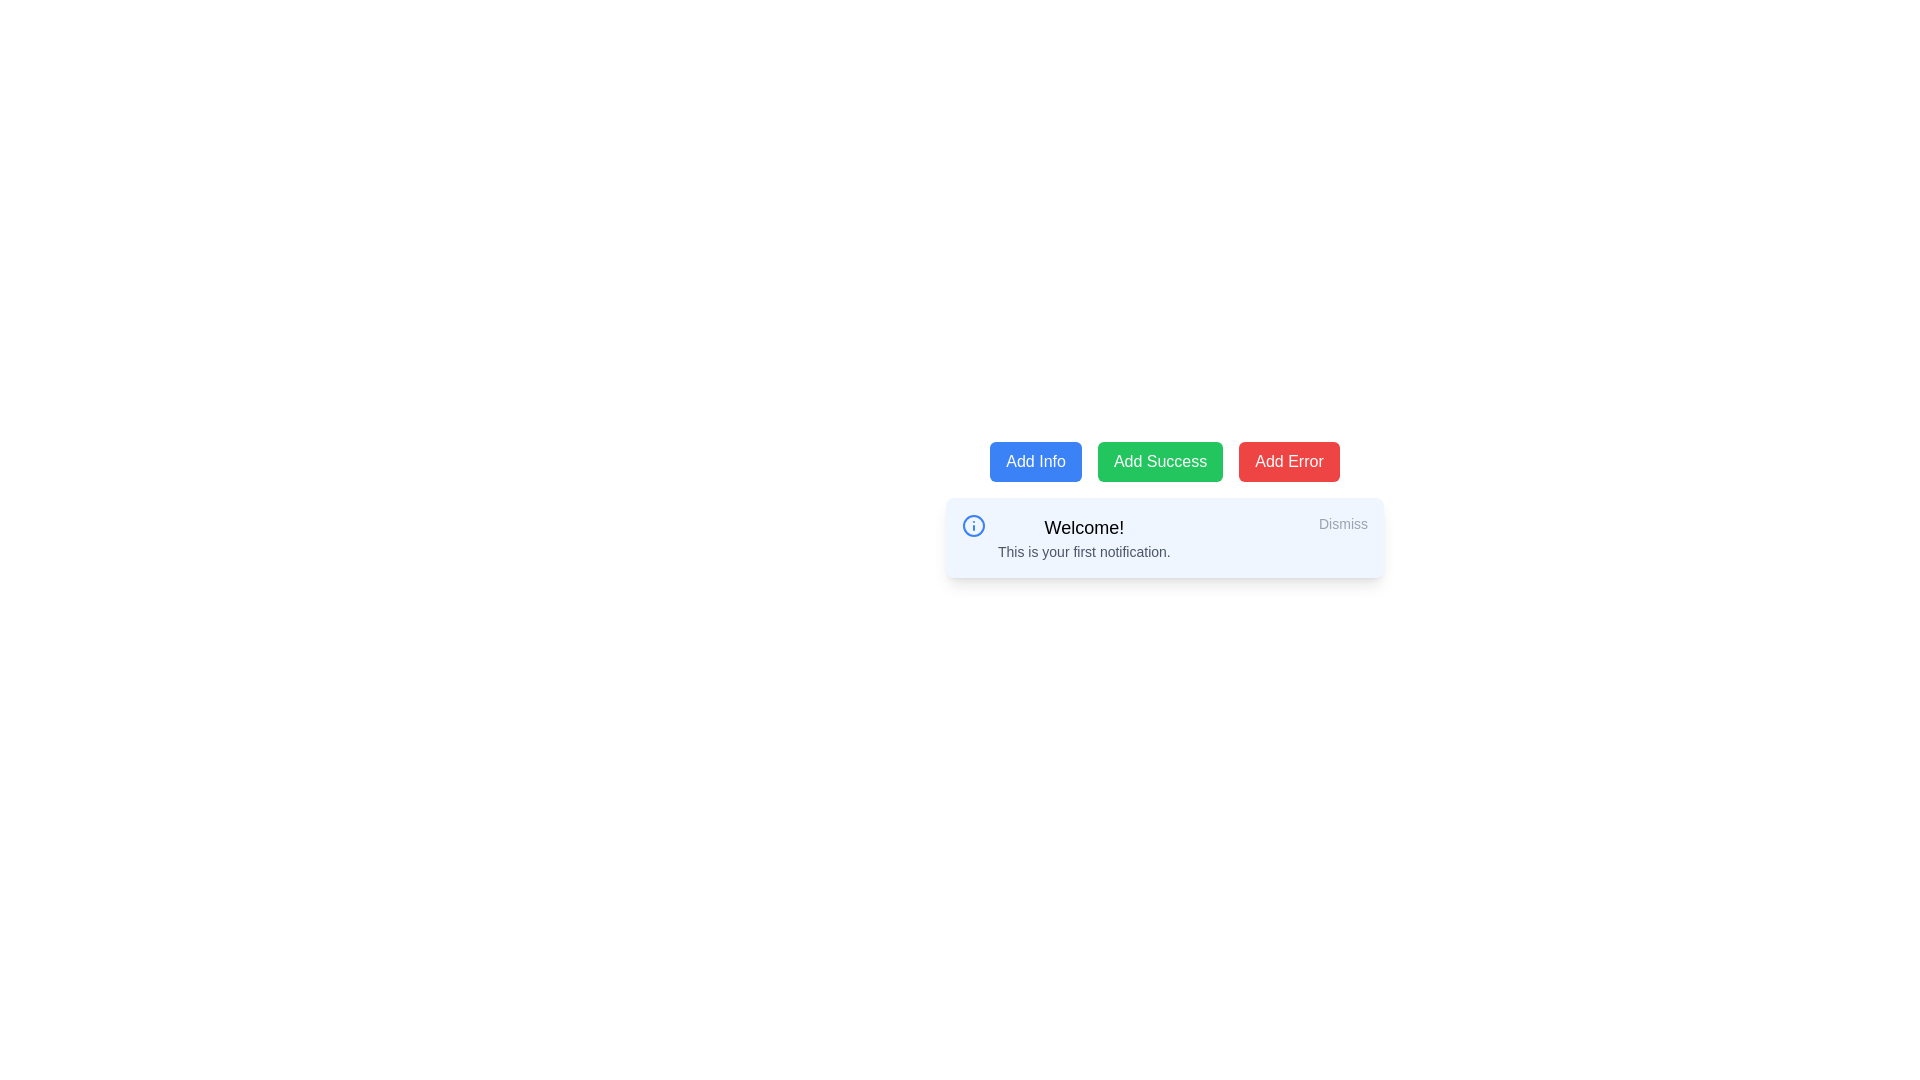 This screenshot has height=1080, width=1920. What do you see at coordinates (1165, 508) in the screenshot?
I see `the Notification banner element that displays 'Welcome!' and 'This is your first notification.' with a 'Dismiss' button on the right` at bounding box center [1165, 508].